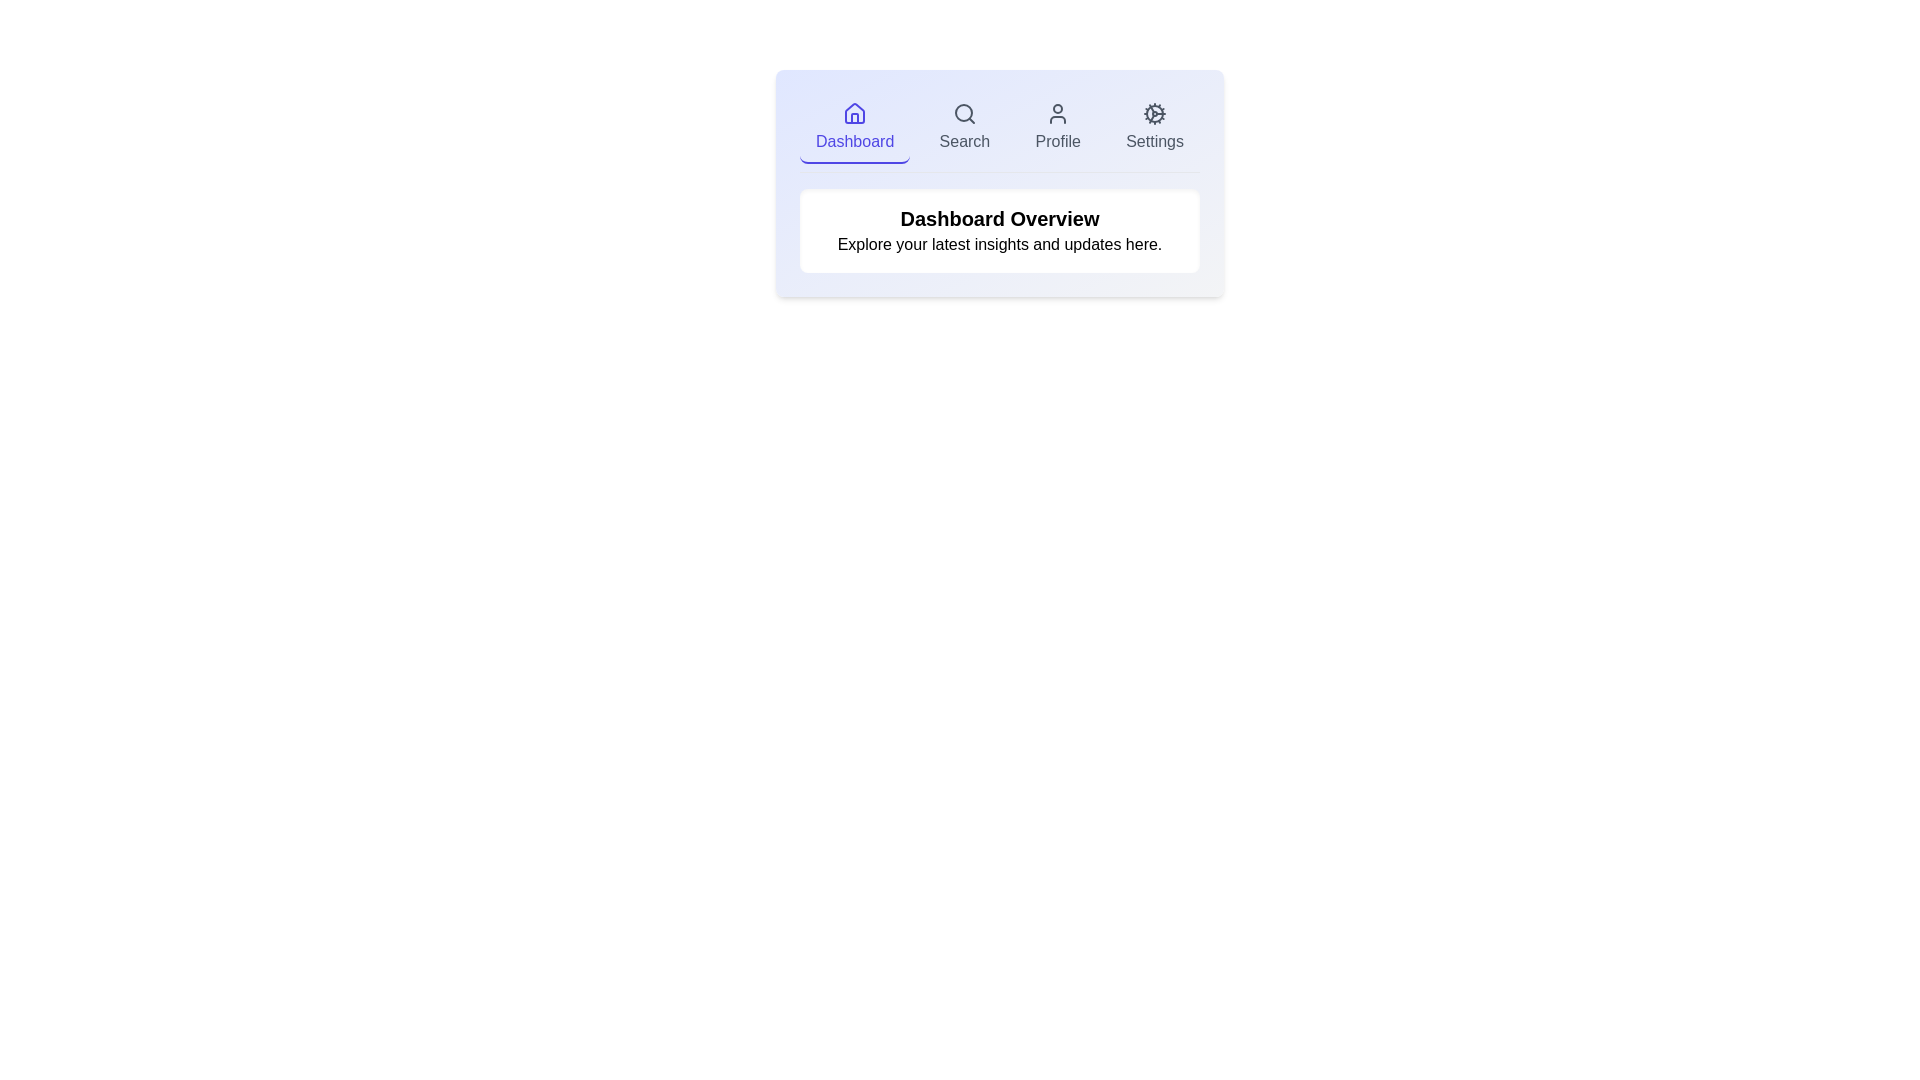 This screenshot has width=1920, height=1080. I want to click on the contextual Text Label that provides information related to the 'Dashboard Overview' section, located below the 'Dashboard Overview' title, so click(999, 244).